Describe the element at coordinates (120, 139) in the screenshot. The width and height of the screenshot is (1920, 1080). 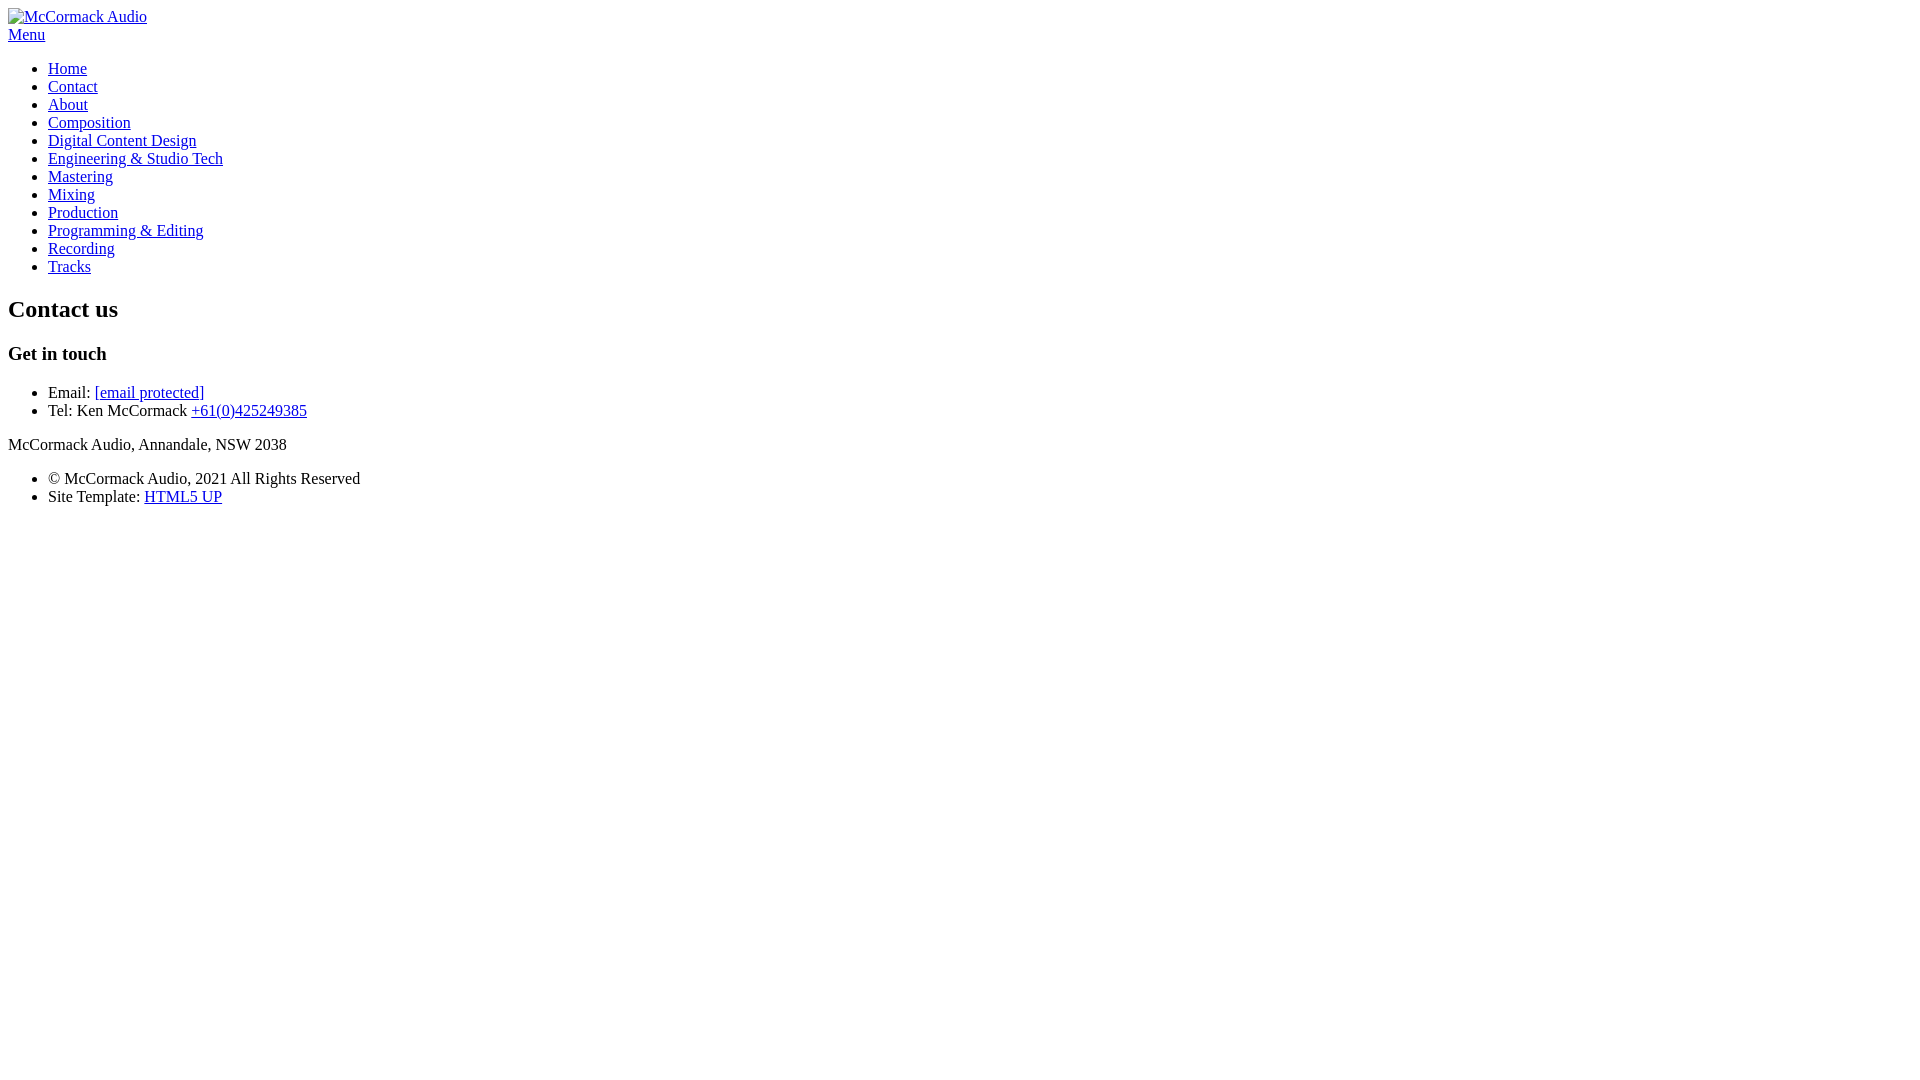
I see `'Digital Content Design'` at that location.